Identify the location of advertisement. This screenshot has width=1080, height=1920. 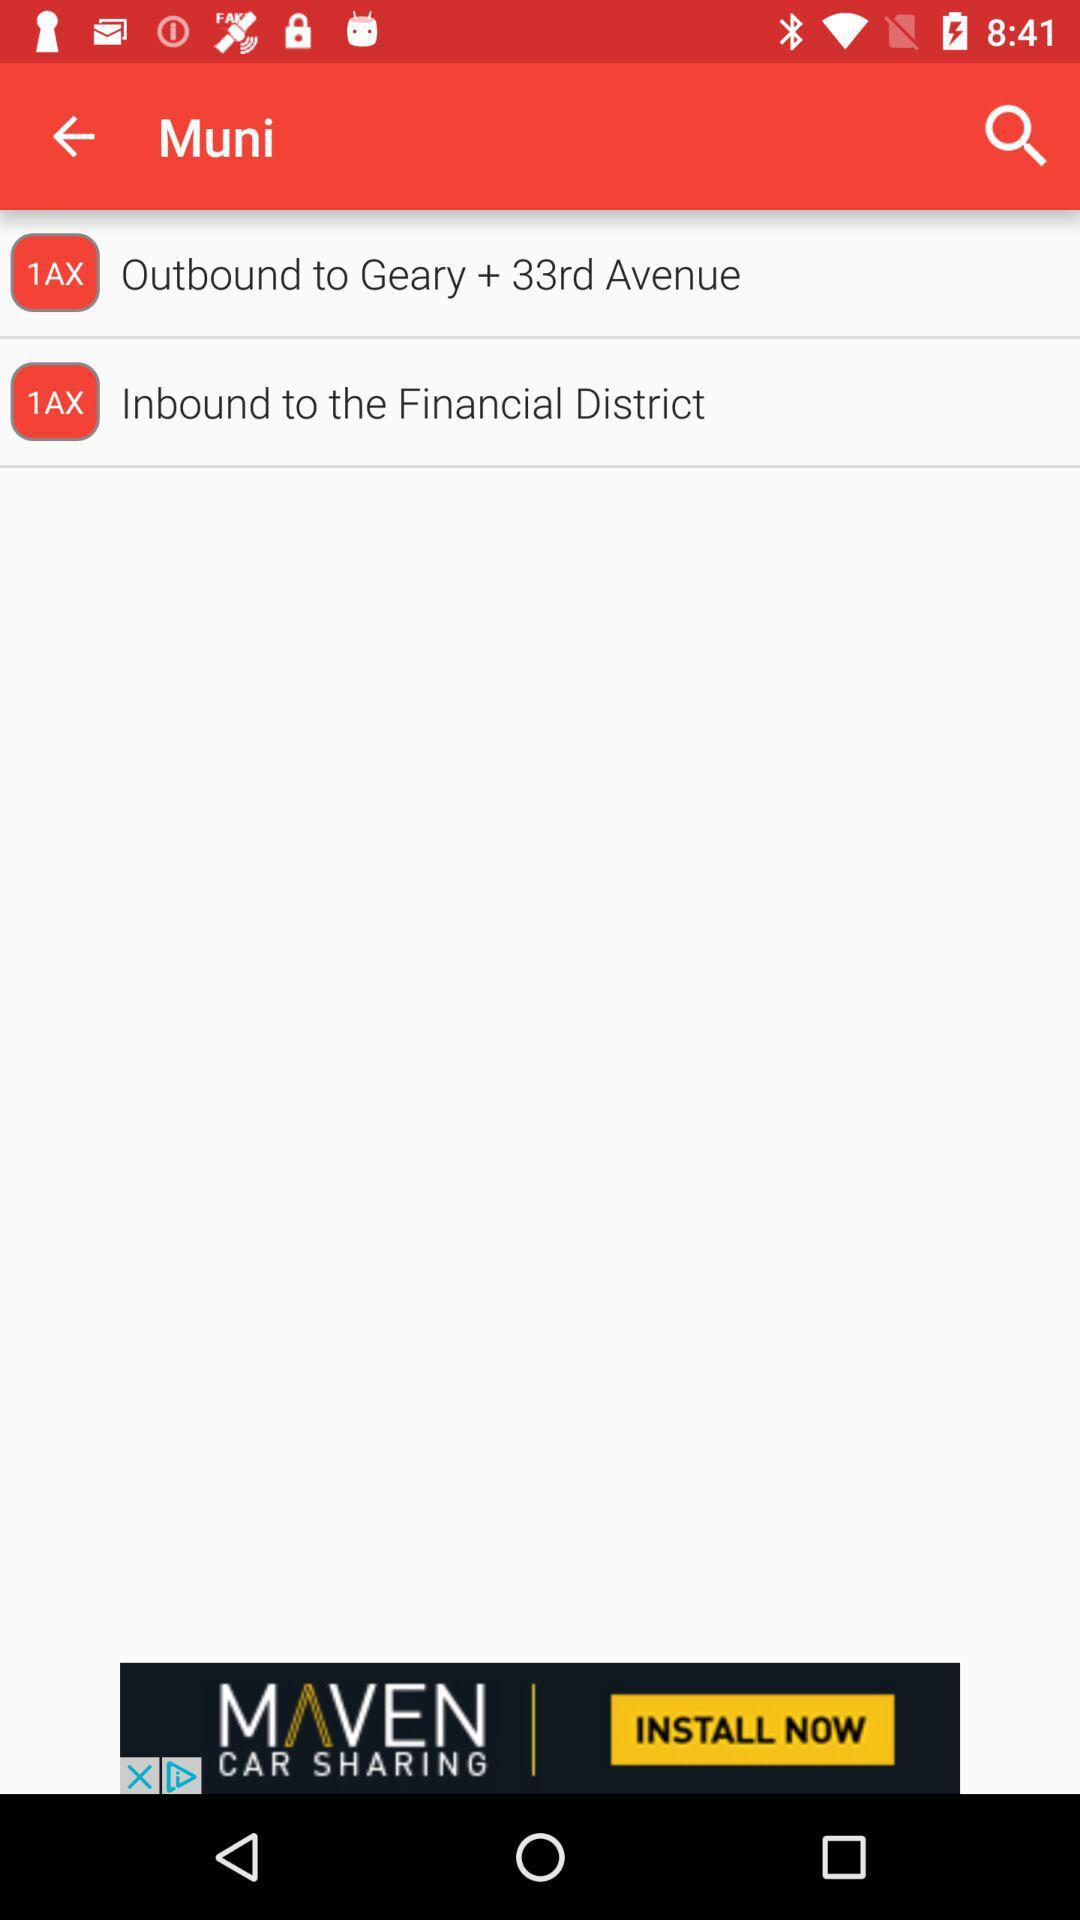
(540, 1727).